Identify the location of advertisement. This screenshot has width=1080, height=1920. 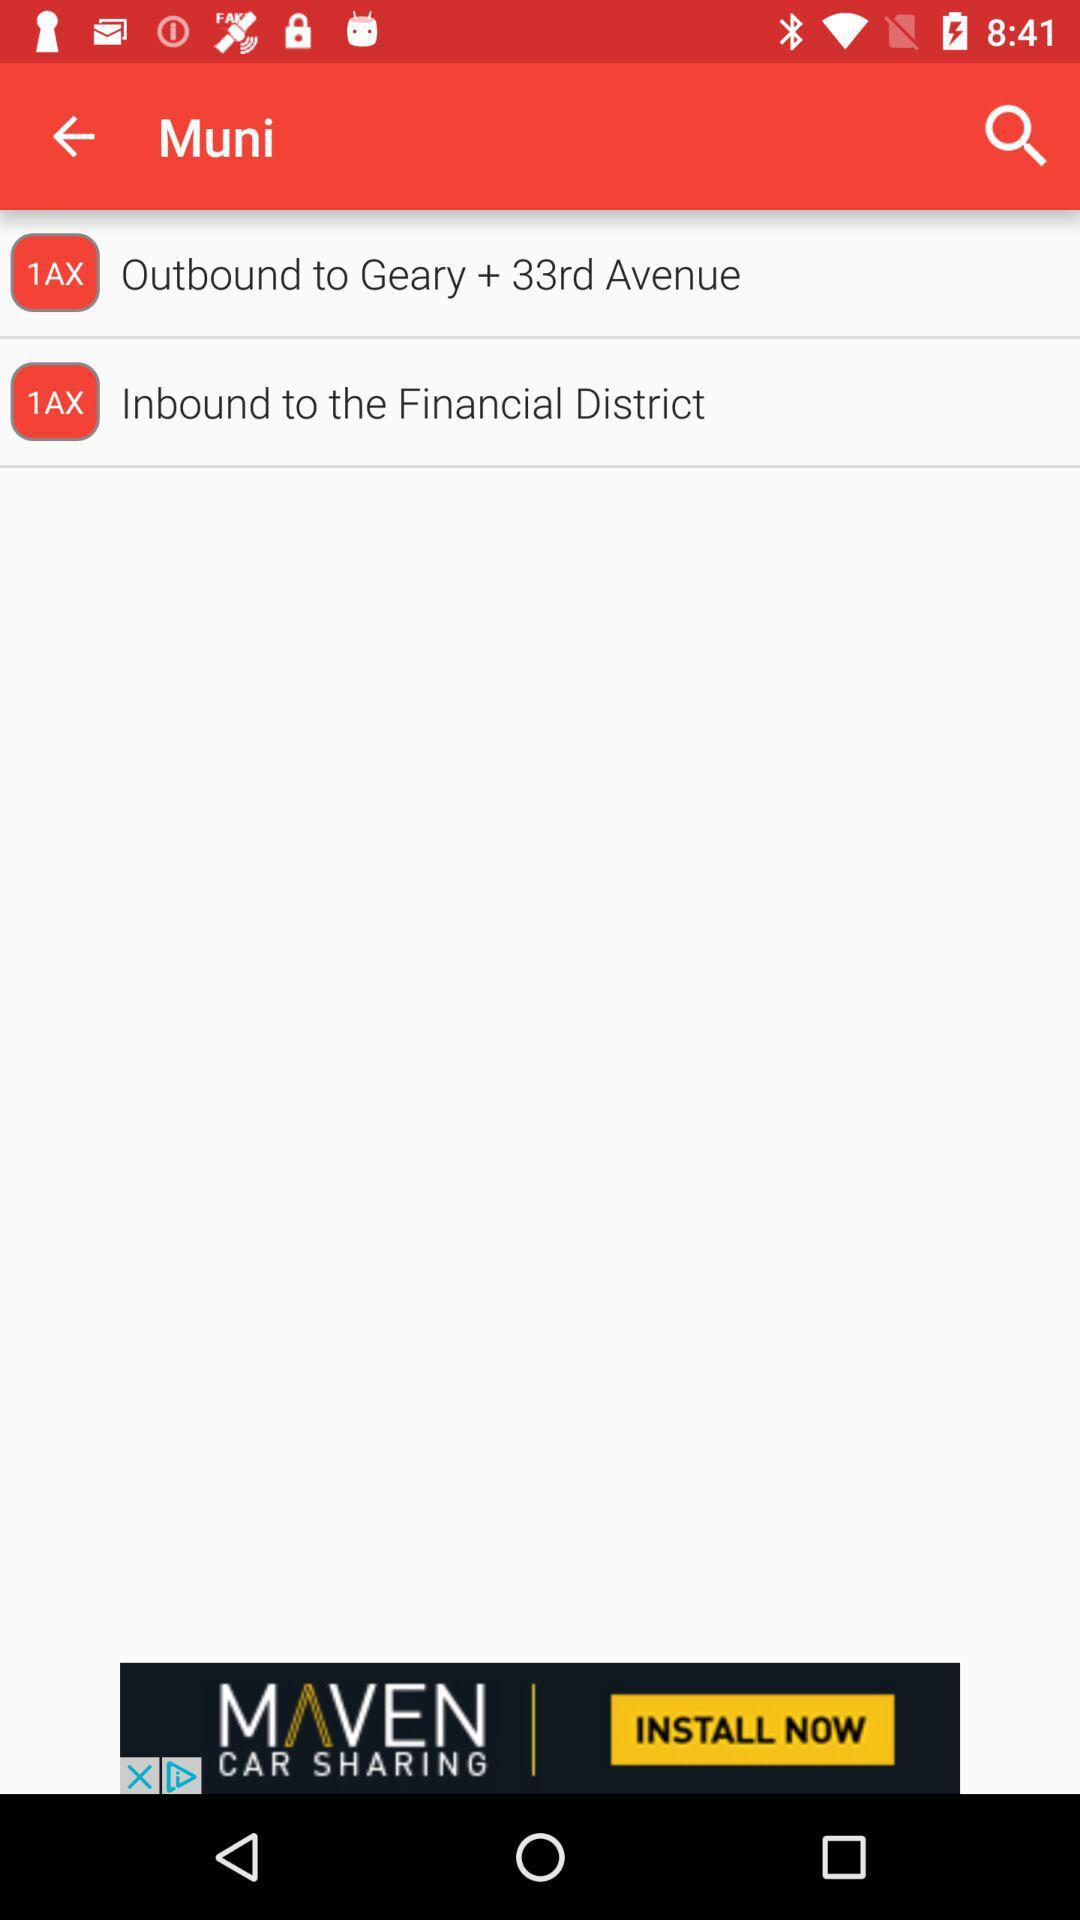
(540, 1727).